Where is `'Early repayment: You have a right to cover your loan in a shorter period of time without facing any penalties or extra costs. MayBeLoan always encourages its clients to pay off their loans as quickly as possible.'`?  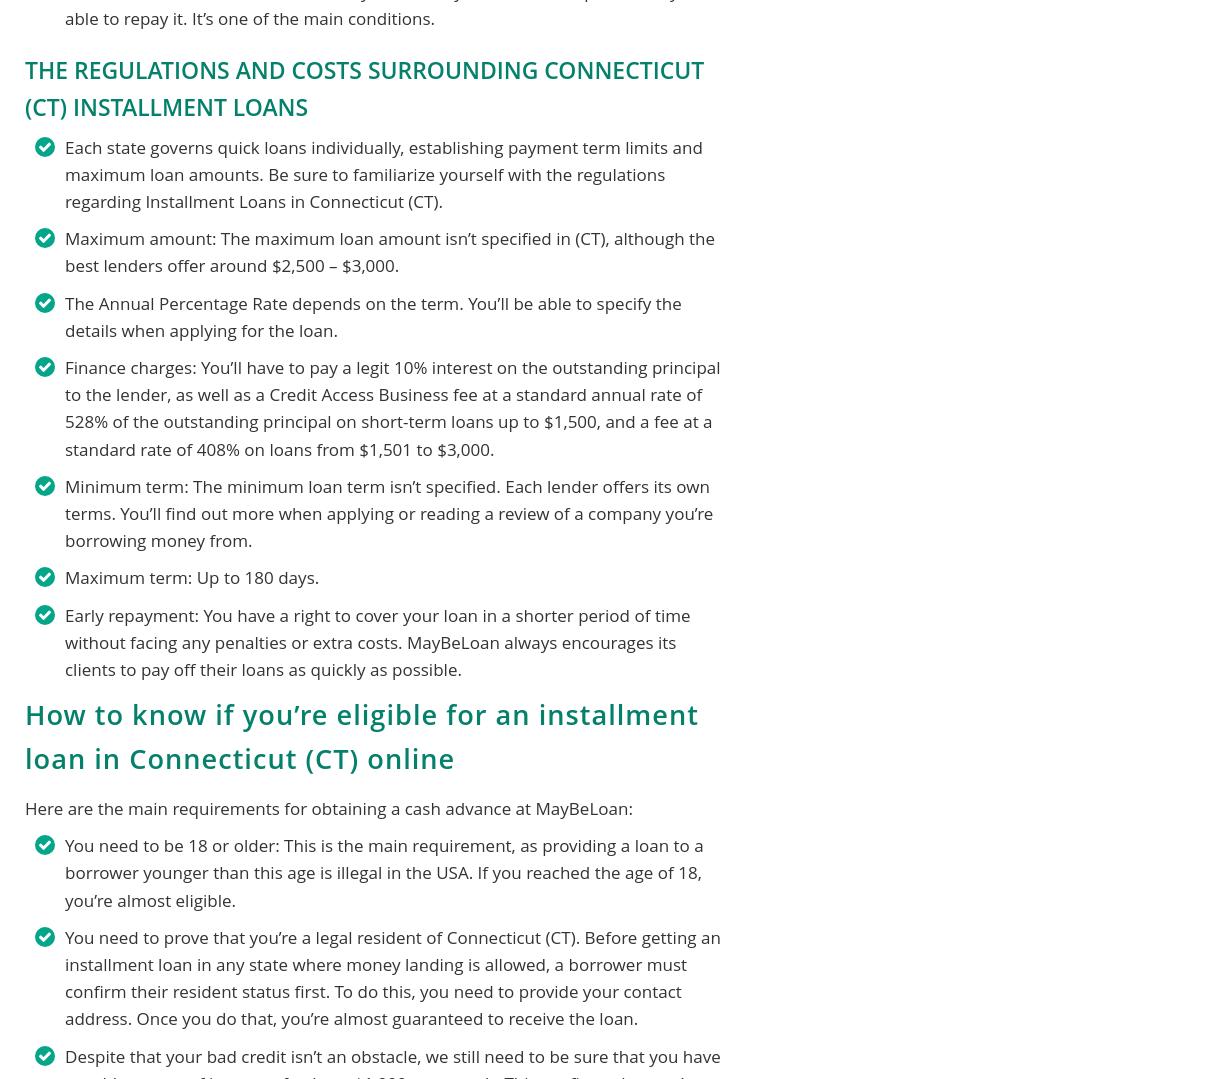
'Early repayment: You have a right to cover your loan in a shorter period of time without facing any penalties or extra costs. MayBeLoan always encourages its clients to pay off their loans as quickly as possible.' is located at coordinates (376, 640).